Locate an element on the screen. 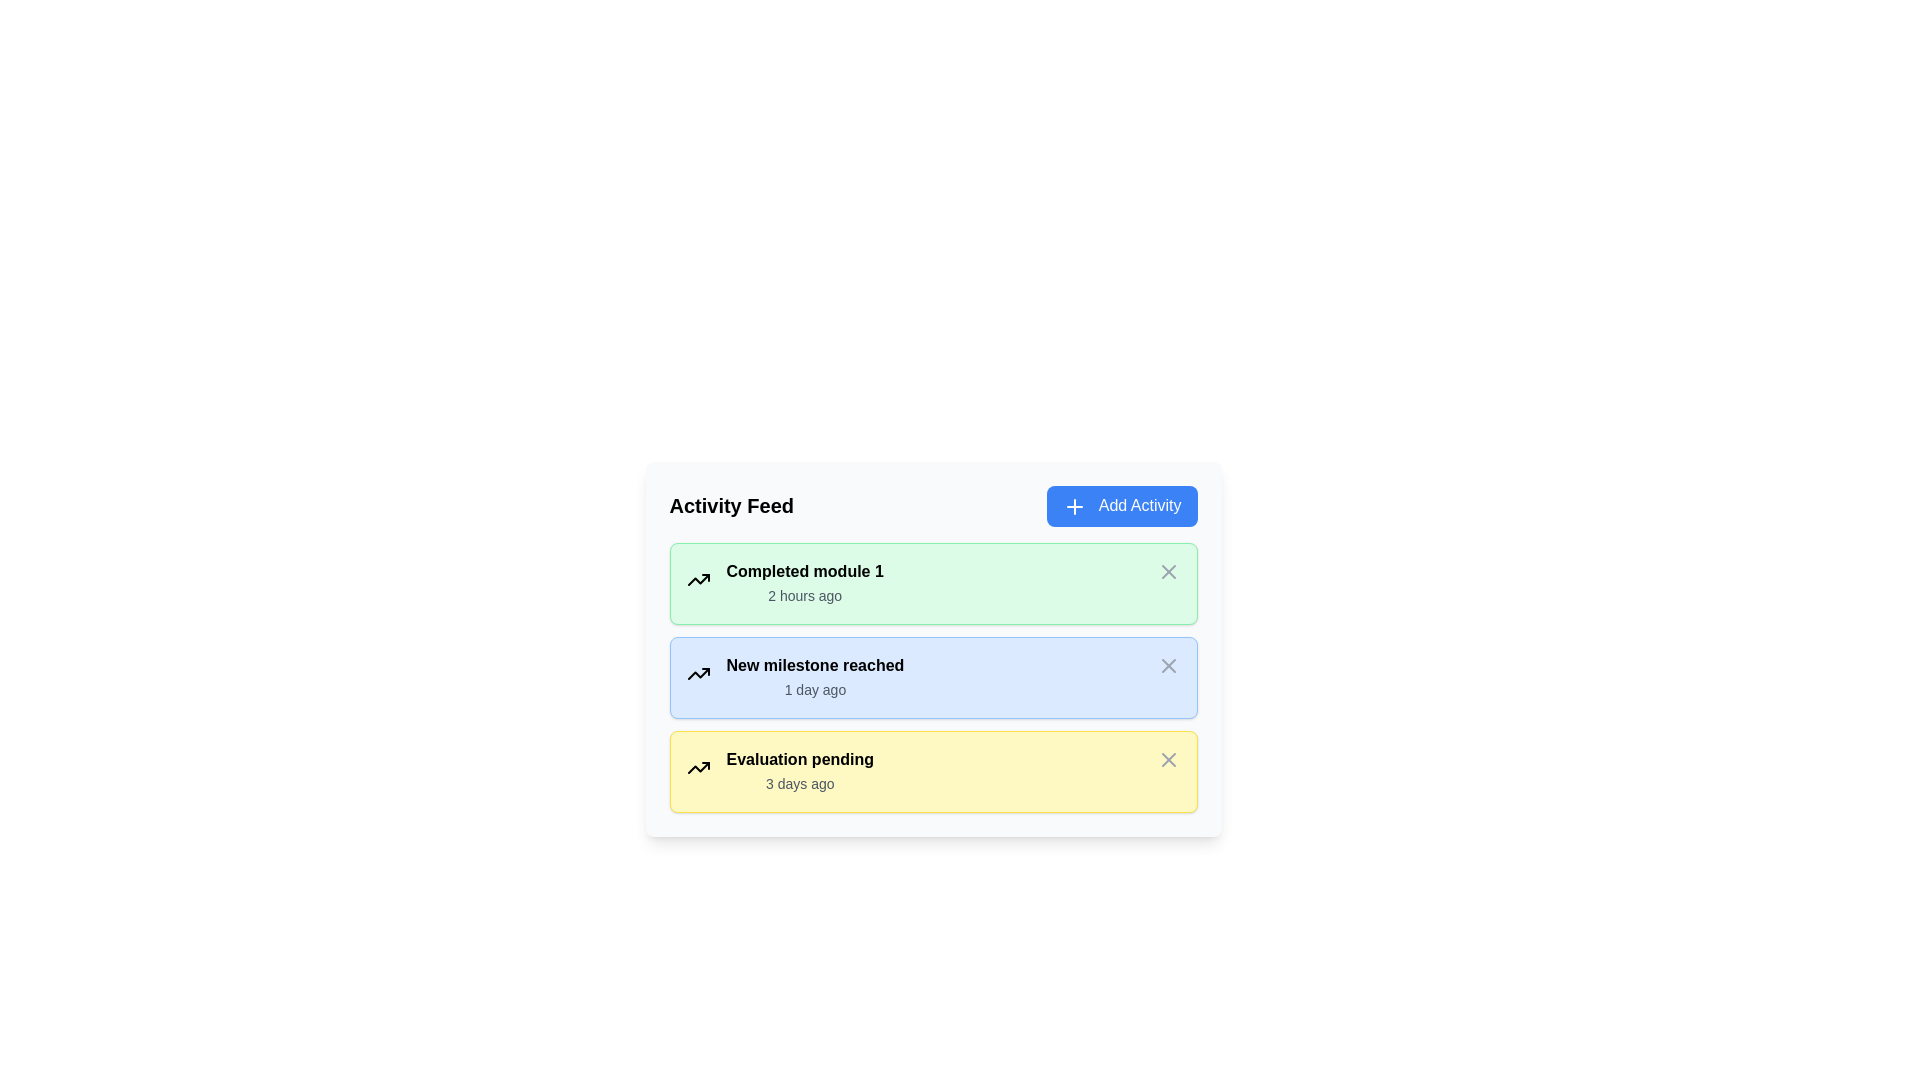 This screenshot has width=1920, height=1080. the 'close' button of the notification card in the 'Activity Feed' to change its color for interactivity indication is located at coordinates (1168, 665).